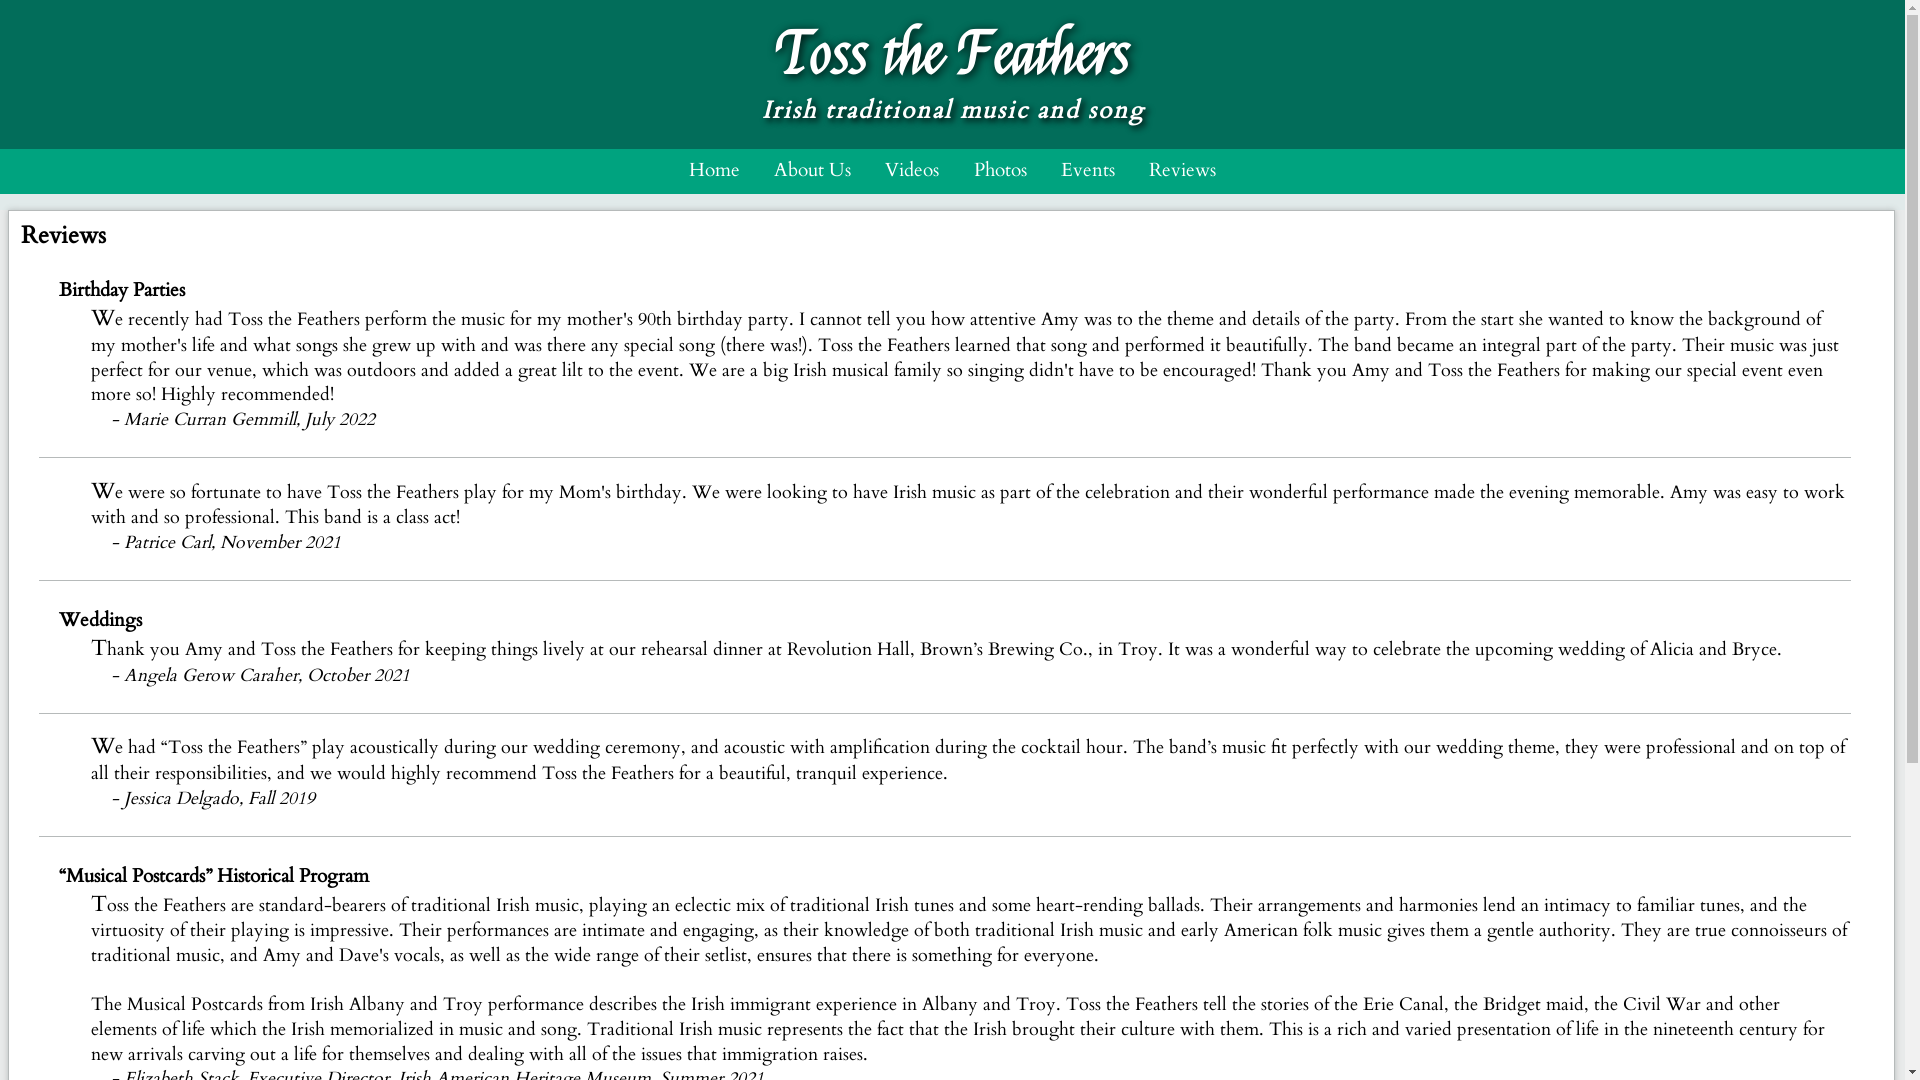 The image size is (1920, 1080). I want to click on 'Videos', so click(911, 168).